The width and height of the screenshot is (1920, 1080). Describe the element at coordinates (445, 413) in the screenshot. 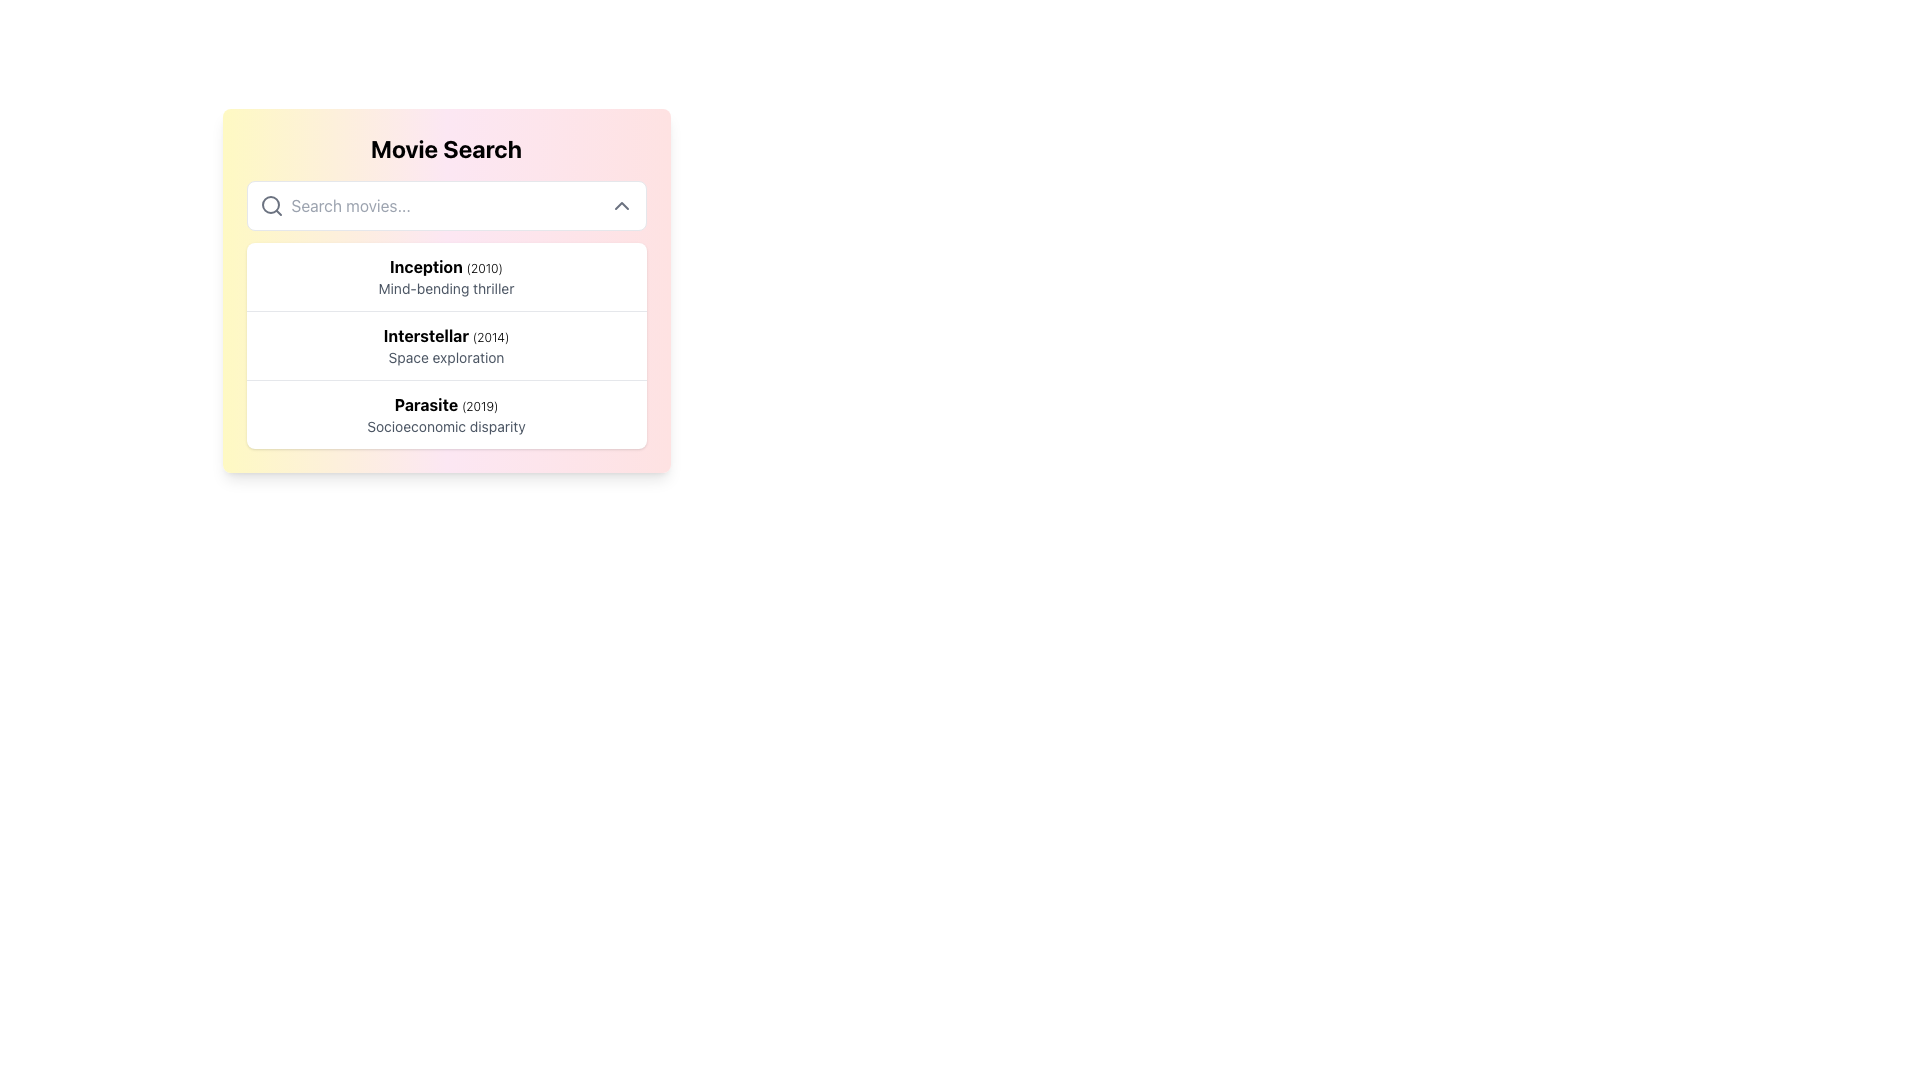

I see `the list item displaying information about the movie 'Parasite', which is the third item in the vertically stacked movie list` at that location.